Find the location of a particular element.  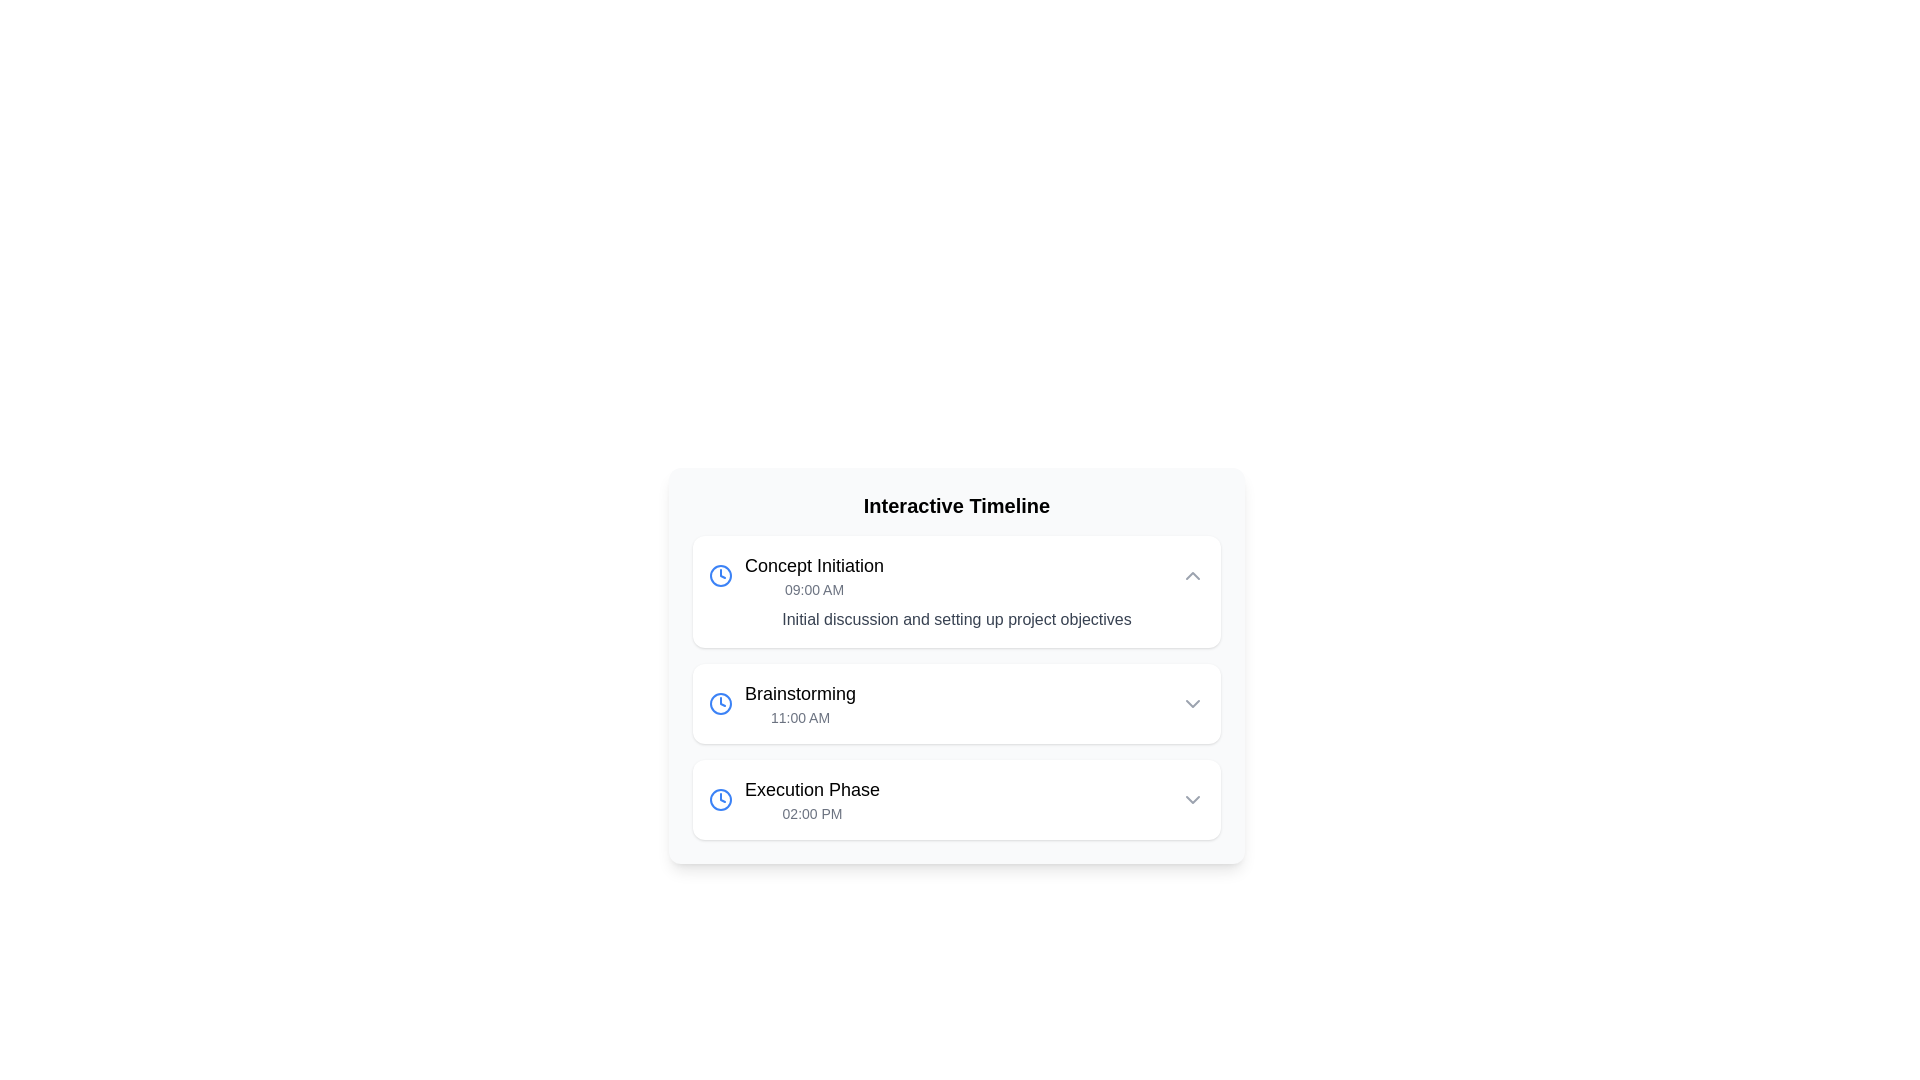

the 'Execution Phase' item in the timeline is located at coordinates (955, 798).